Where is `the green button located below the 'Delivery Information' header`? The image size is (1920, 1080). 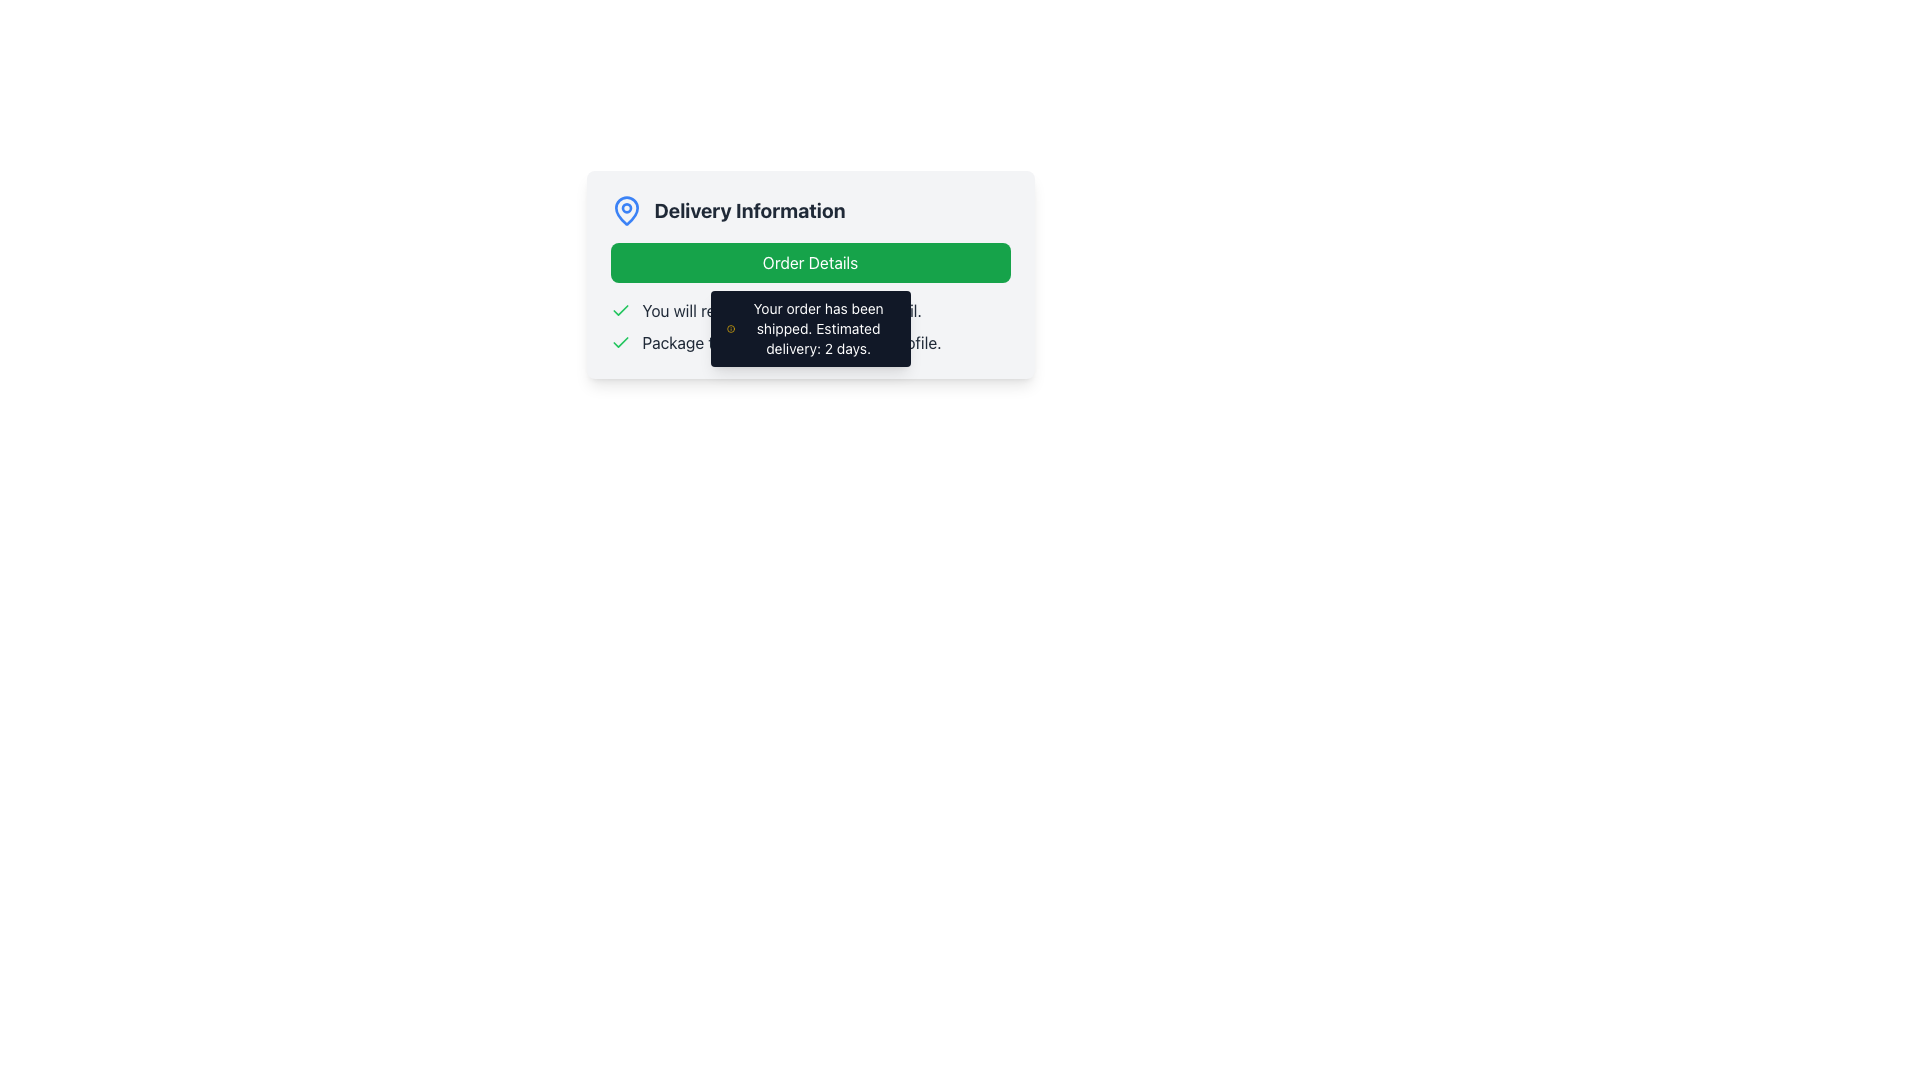 the green button located below the 'Delivery Information' header is located at coordinates (810, 261).